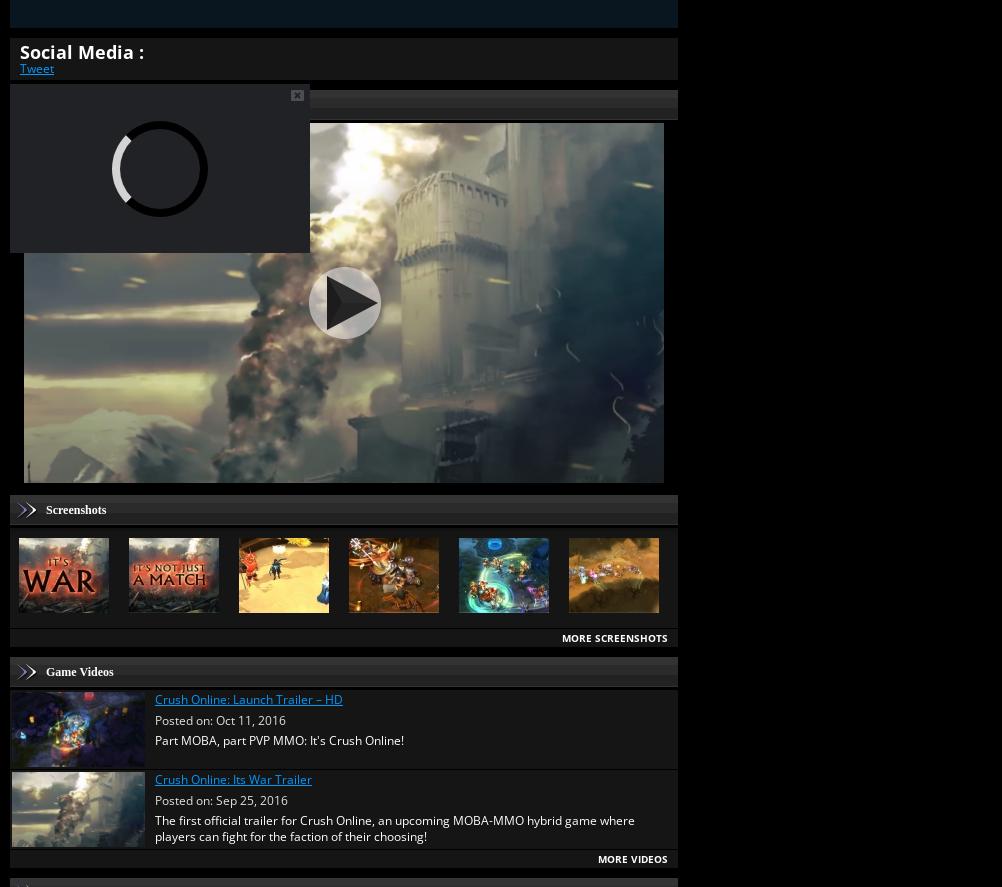 The image size is (1002, 887). What do you see at coordinates (631, 856) in the screenshot?
I see `'More Videos'` at bounding box center [631, 856].